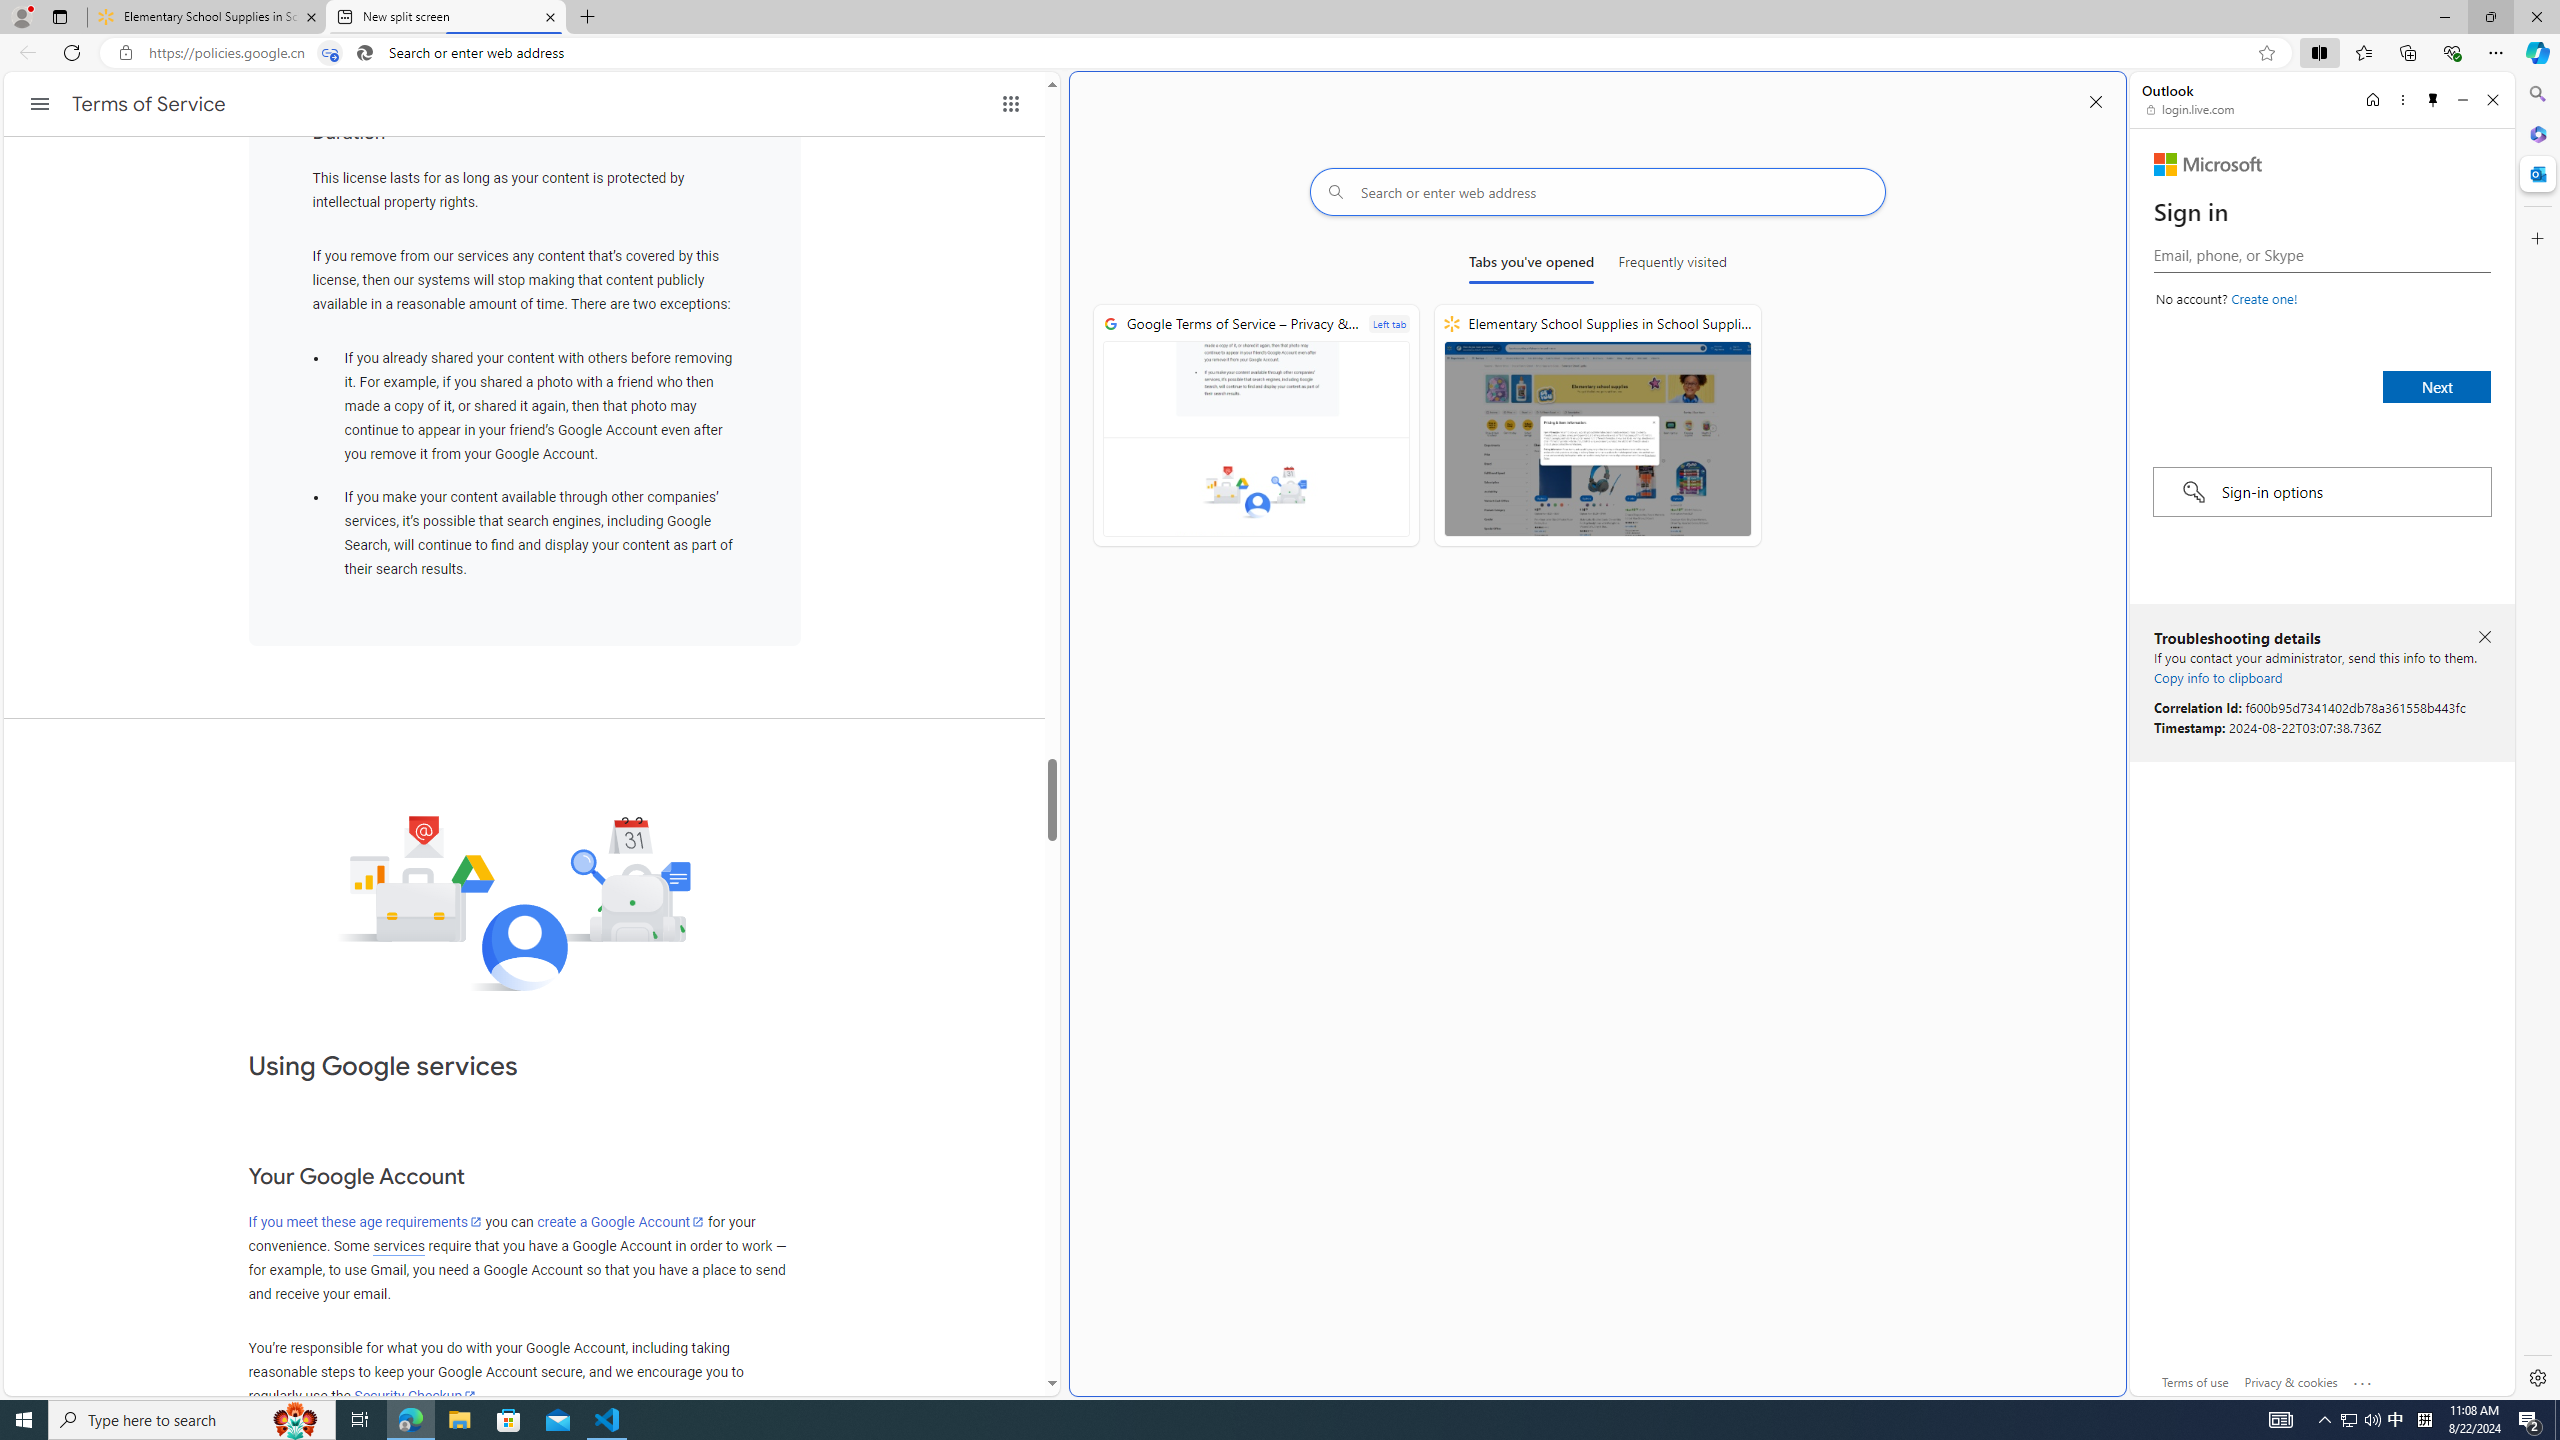  I want to click on 'Sign-in options', so click(2320, 490).